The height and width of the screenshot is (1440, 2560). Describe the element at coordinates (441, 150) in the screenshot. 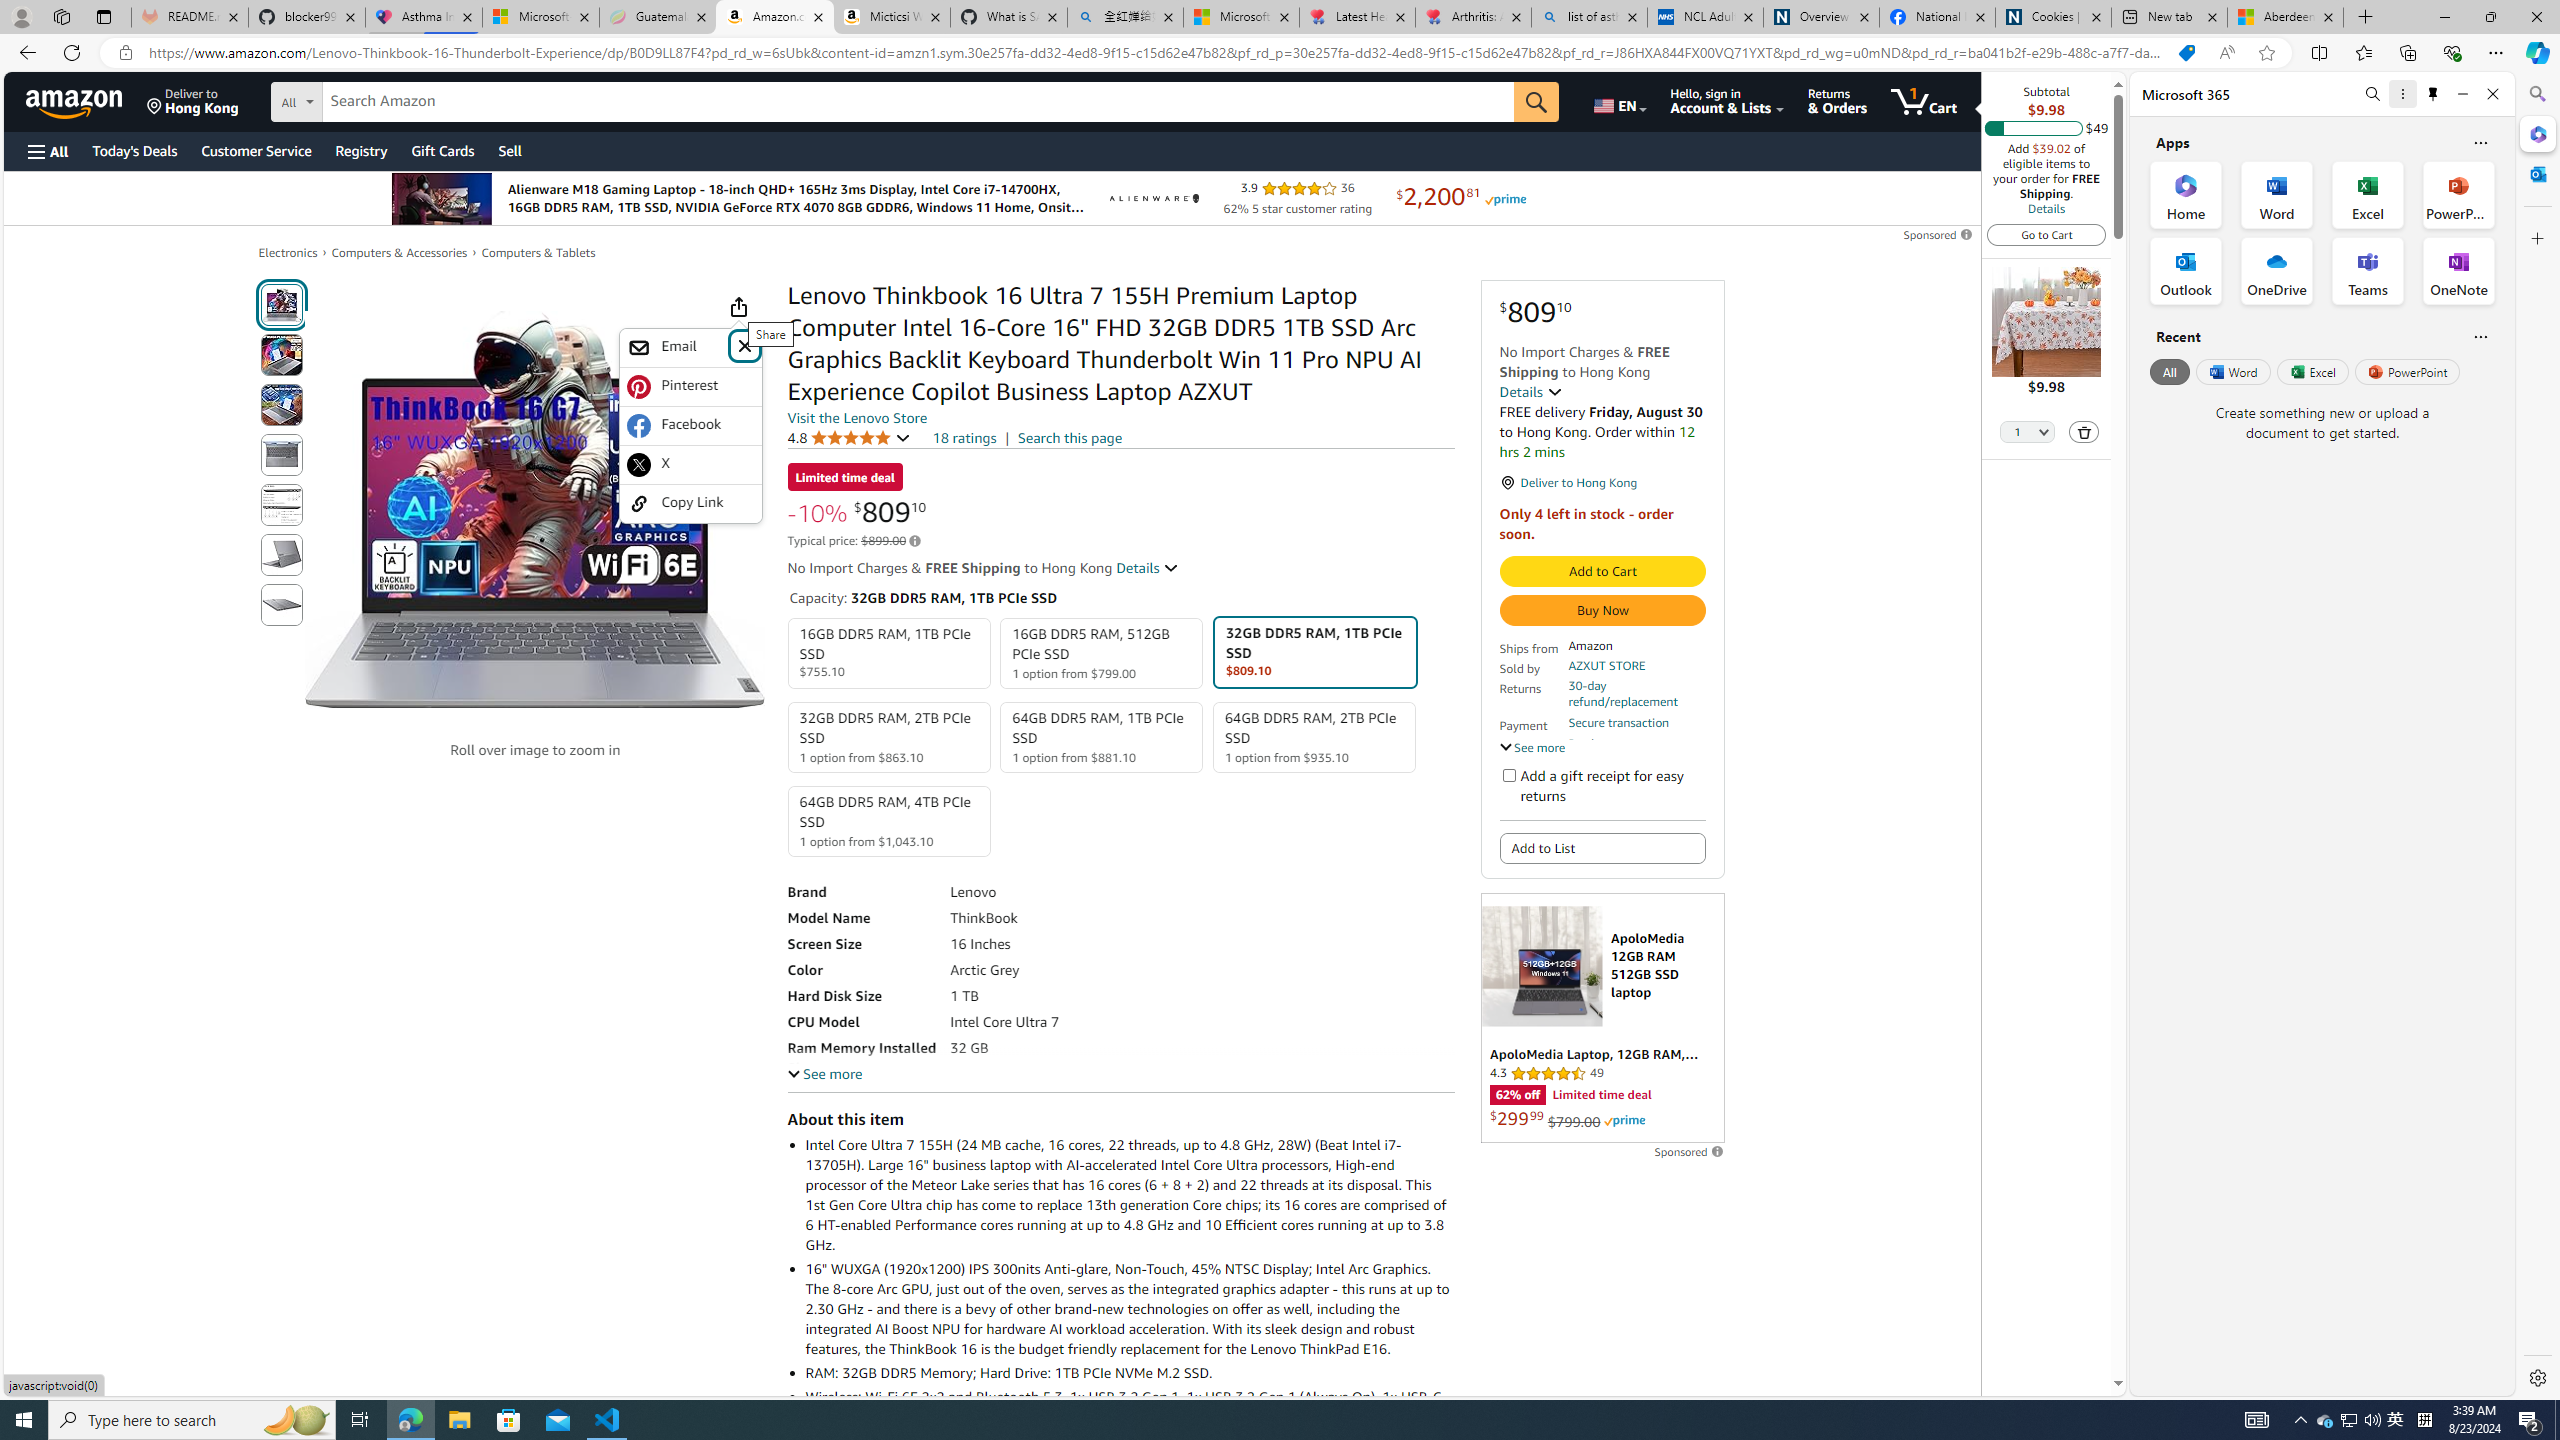

I see `'Gift Cards'` at that location.